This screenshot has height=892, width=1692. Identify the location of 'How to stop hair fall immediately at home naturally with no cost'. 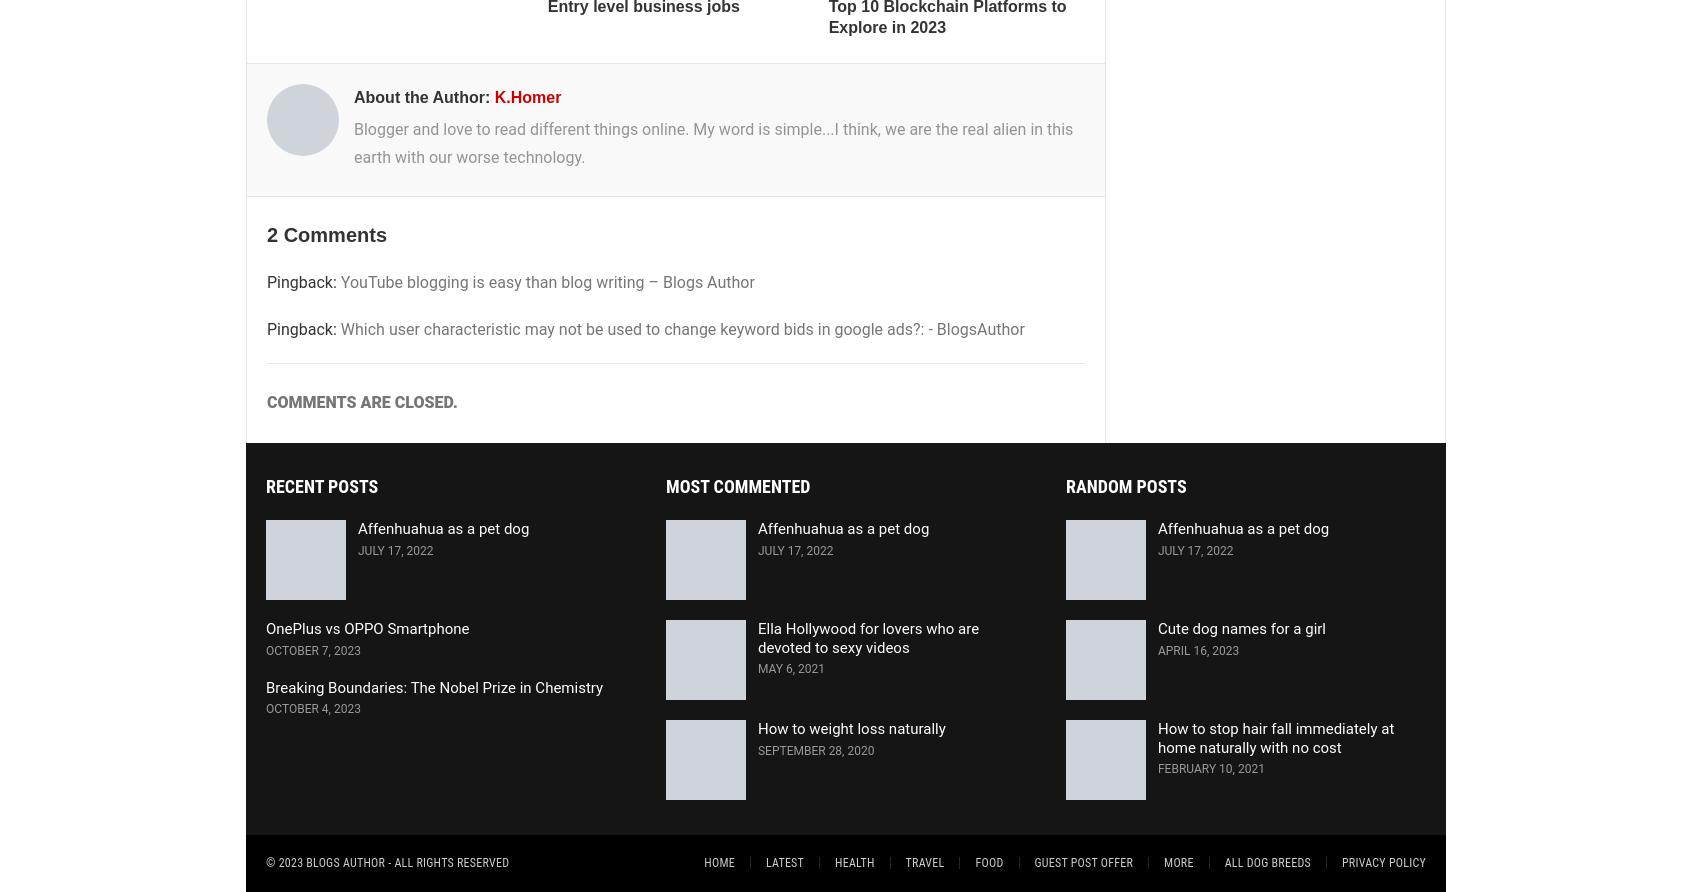
(1274, 737).